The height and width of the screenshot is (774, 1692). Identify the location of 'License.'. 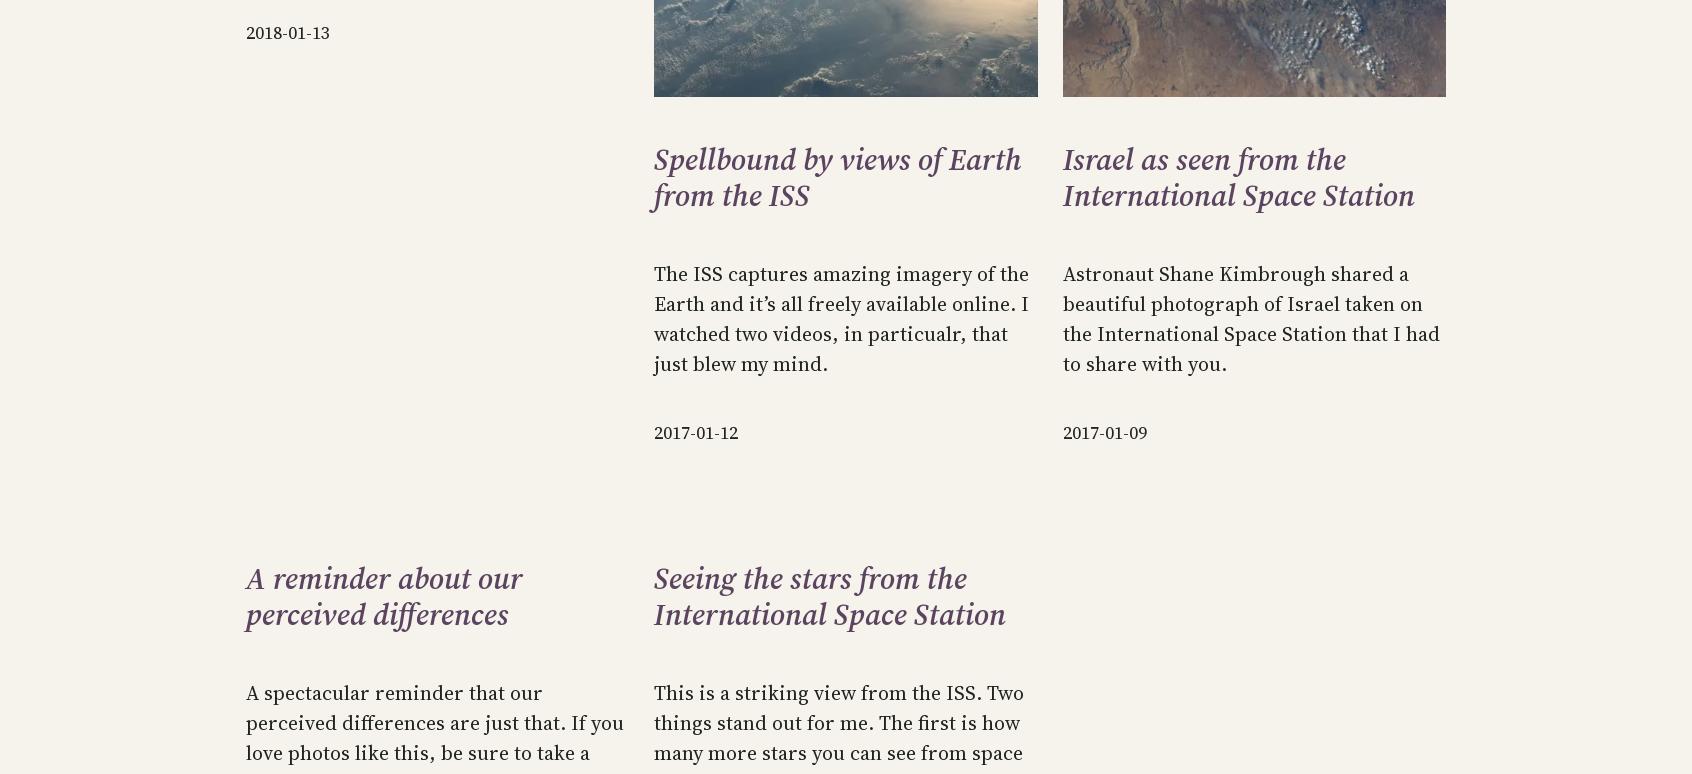
(1450, 130).